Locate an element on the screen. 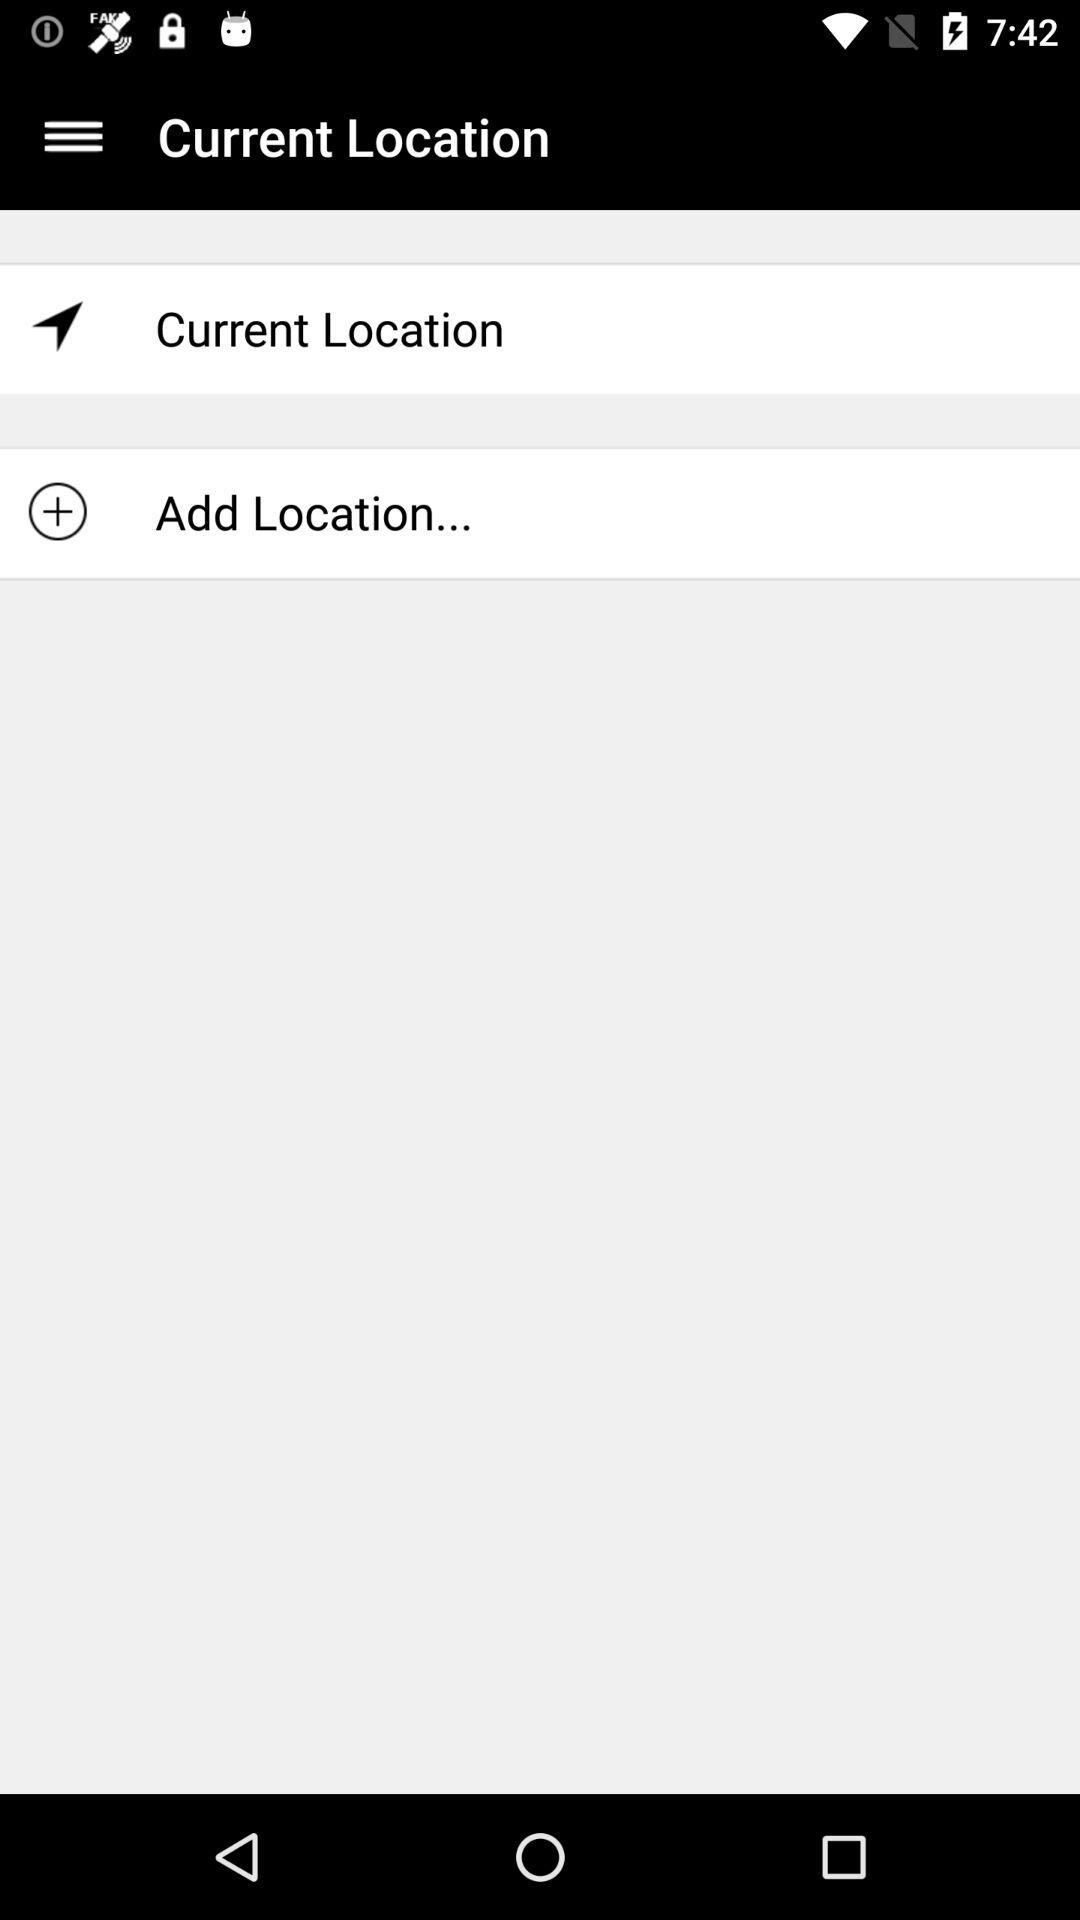 This screenshot has width=1080, height=1920. the add location... icon is located at coordinates (540, 511).